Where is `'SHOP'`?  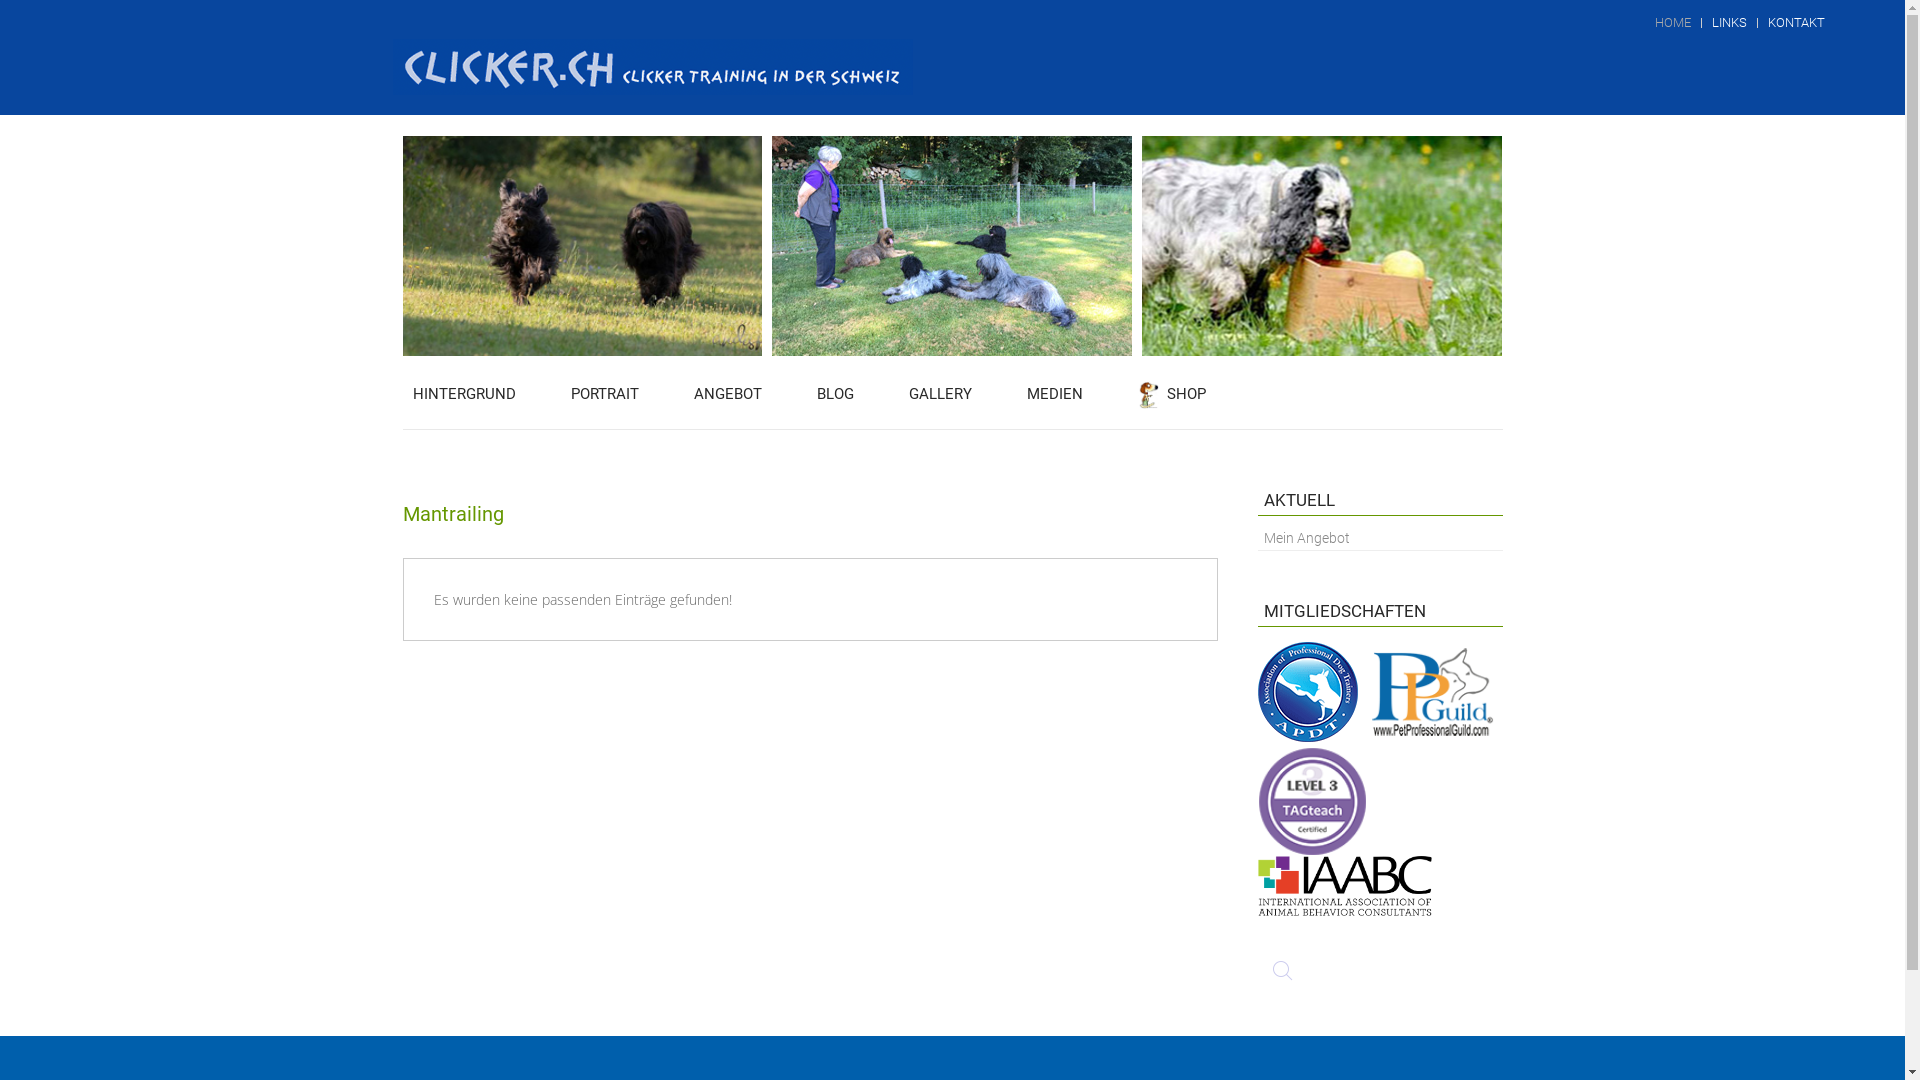
'SHOP' is located at coordinates (1172, 393).